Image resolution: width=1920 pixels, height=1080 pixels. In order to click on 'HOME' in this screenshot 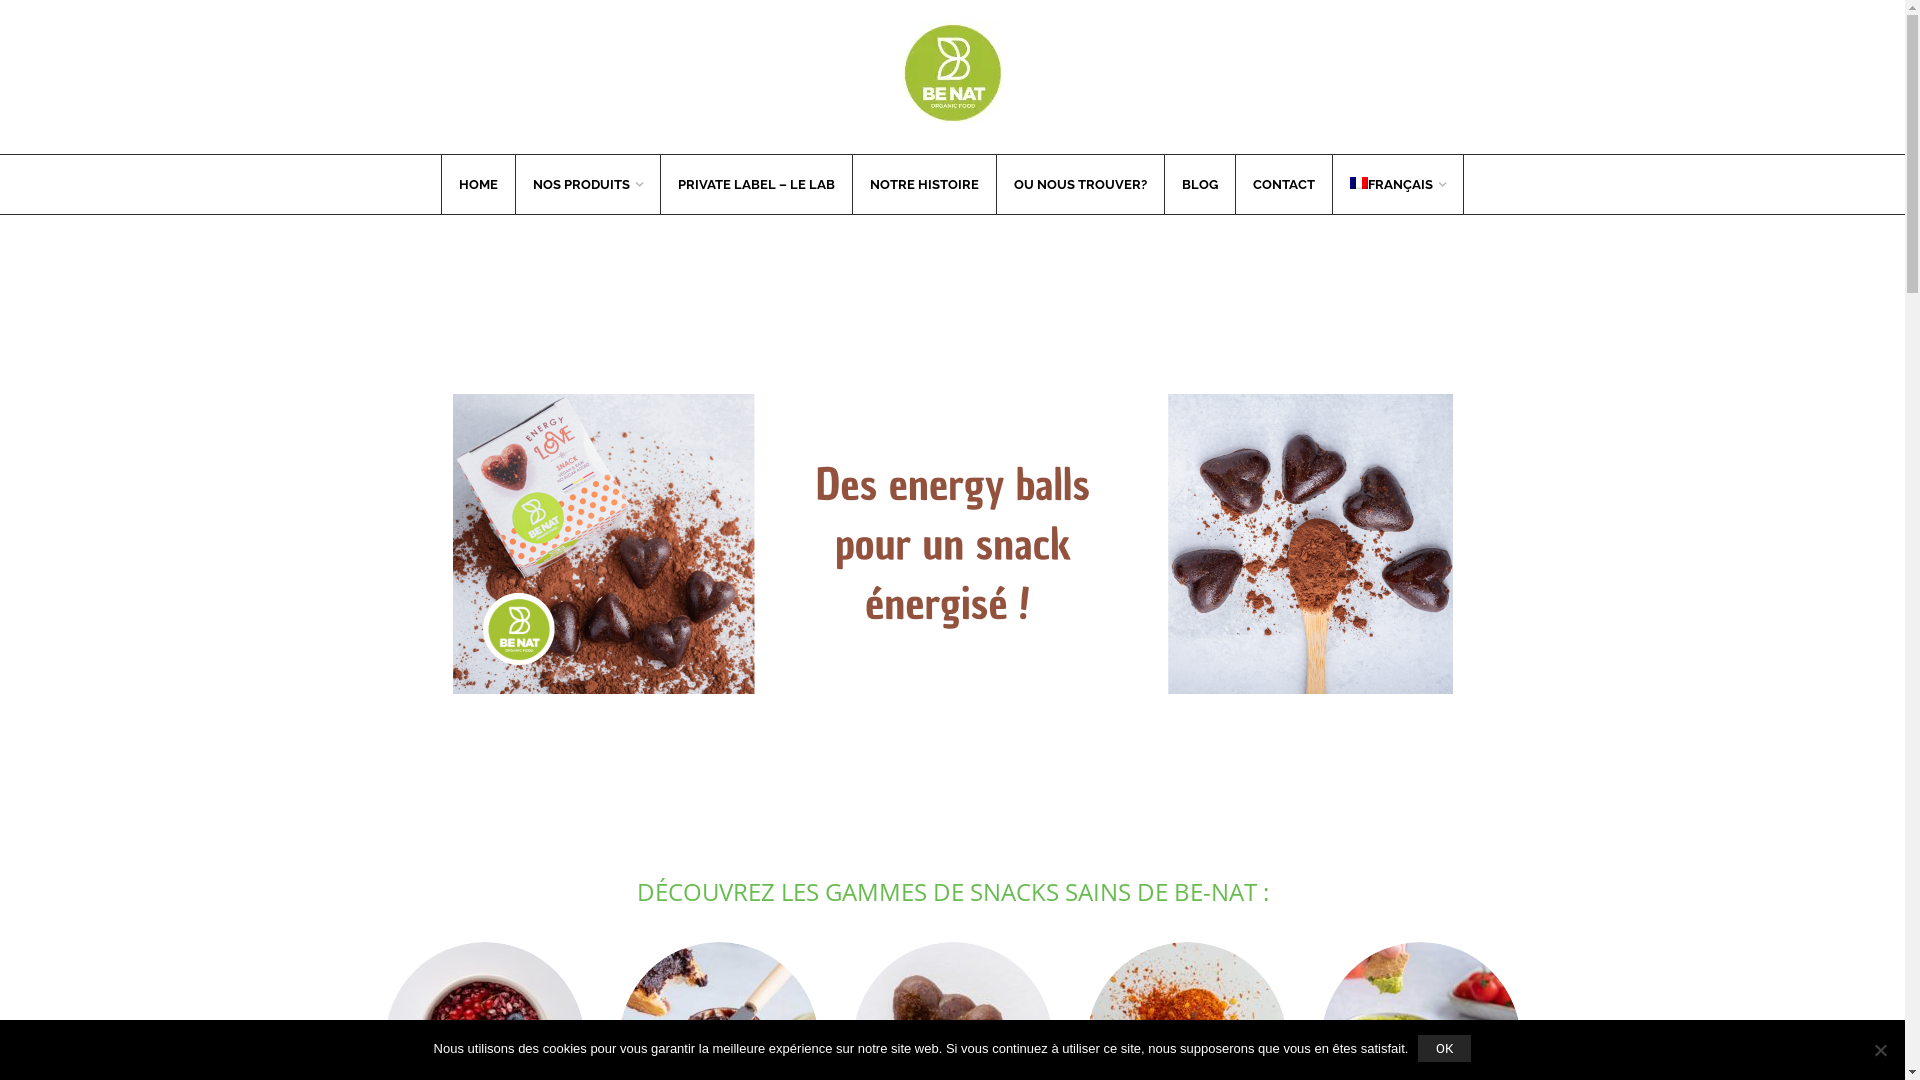, I will do `click(477, 184)`.